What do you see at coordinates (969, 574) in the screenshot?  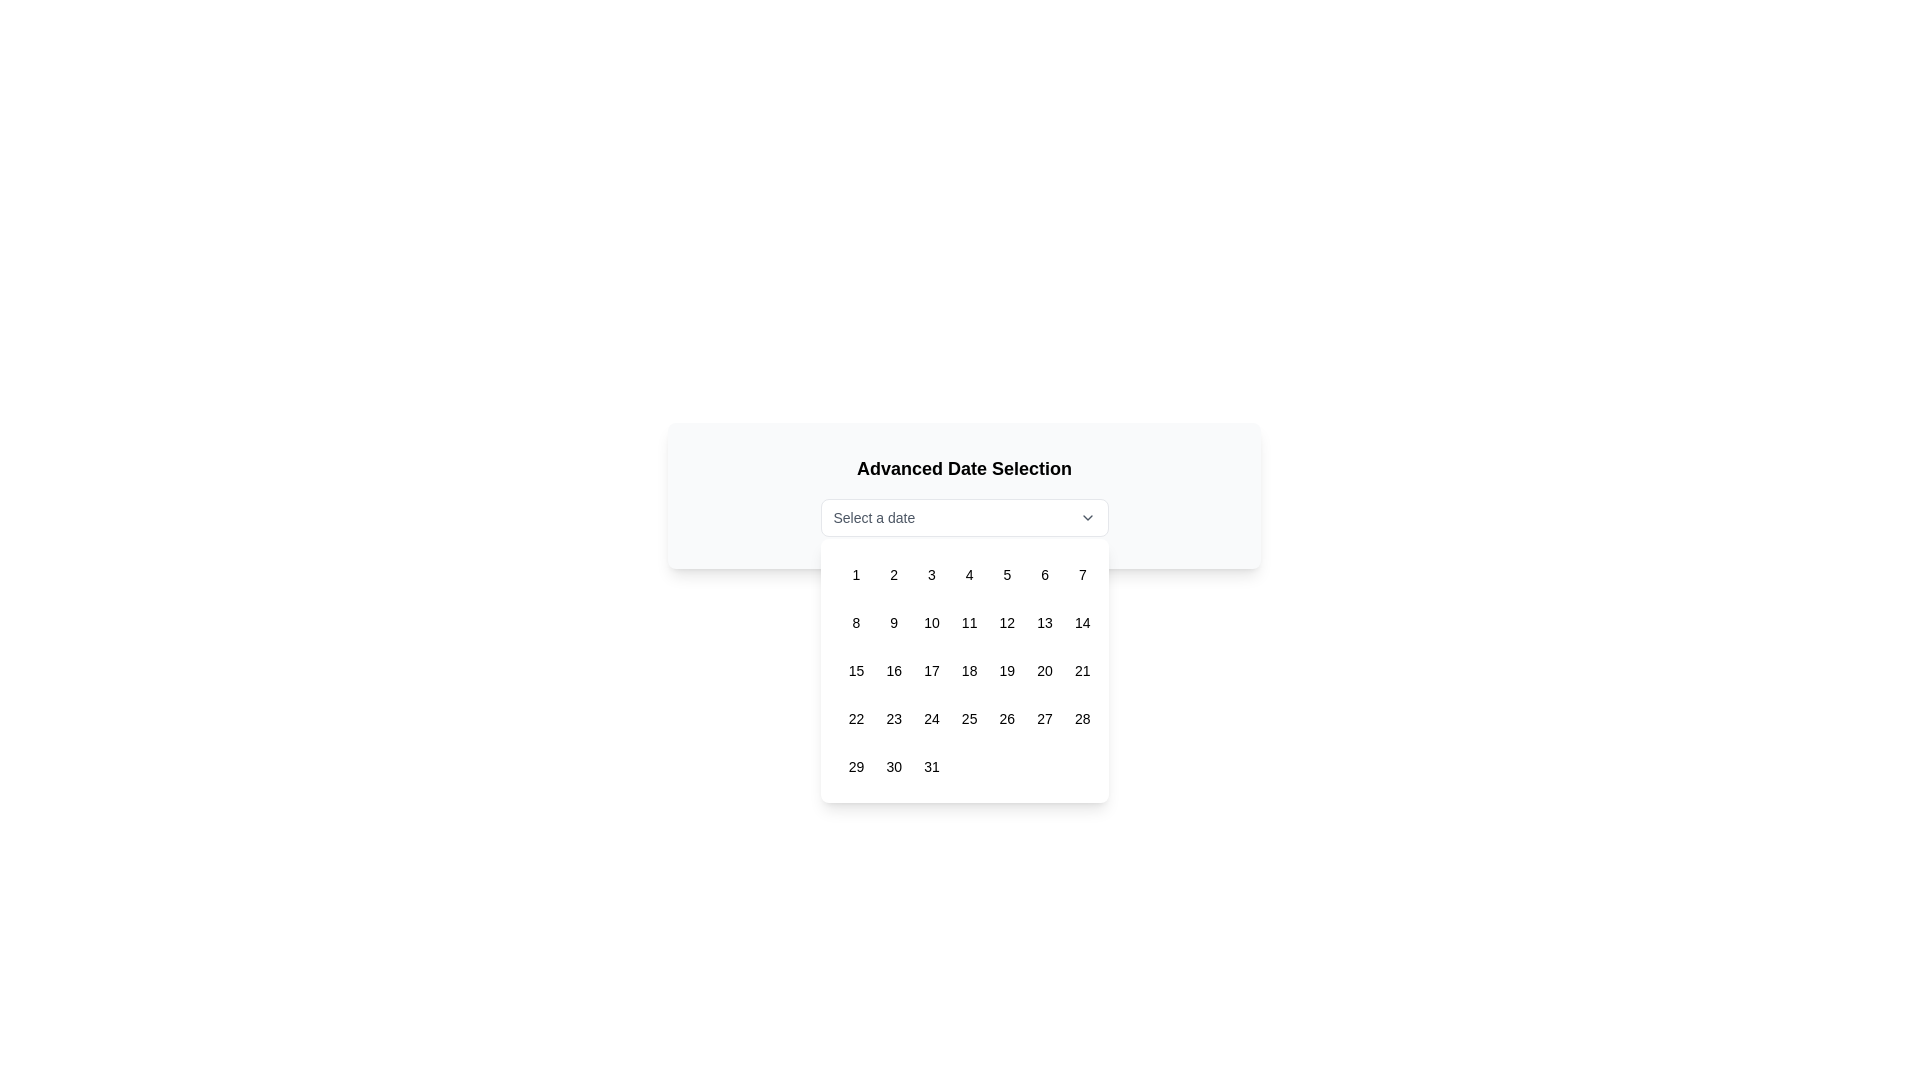 I see `the small square button with rounded corners displaying the number '4'` at bounding box center [969, 574].